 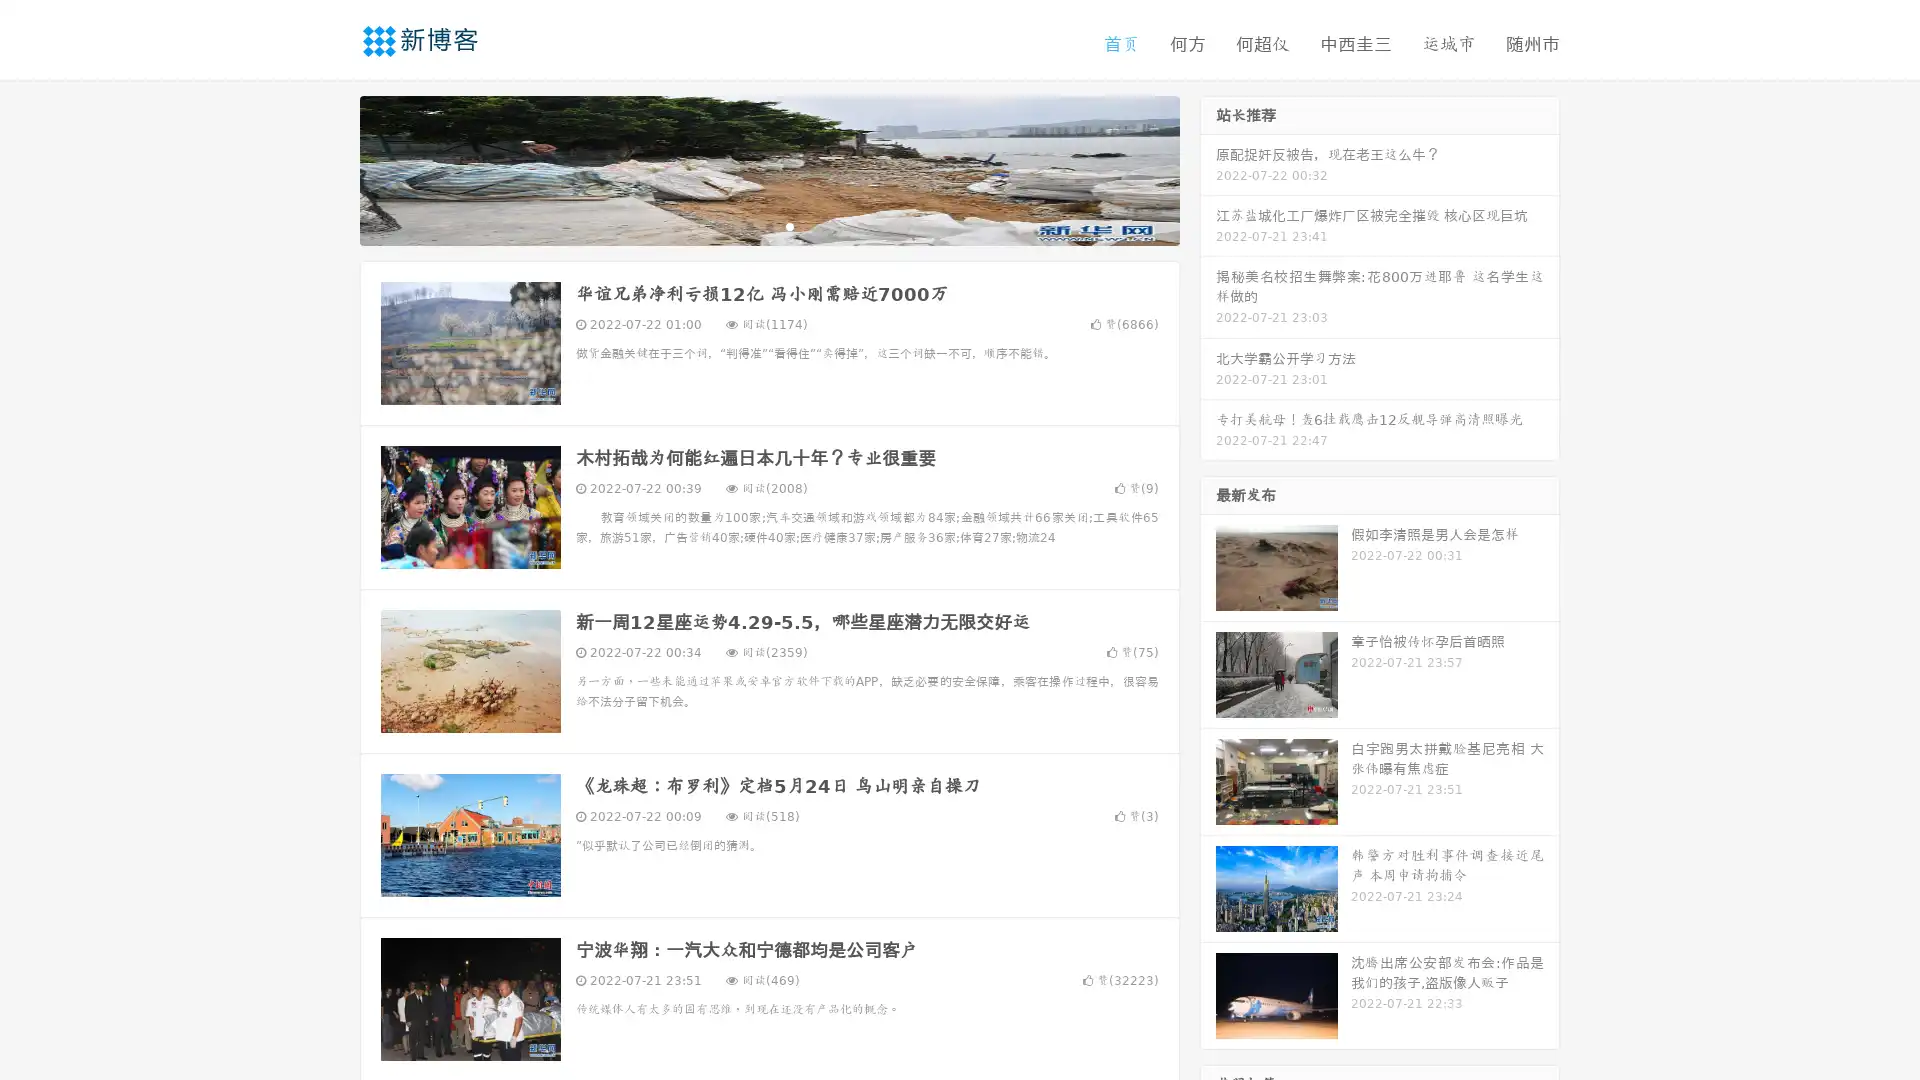 I want to click on Go to slide 3, so click(x=789, y=225).